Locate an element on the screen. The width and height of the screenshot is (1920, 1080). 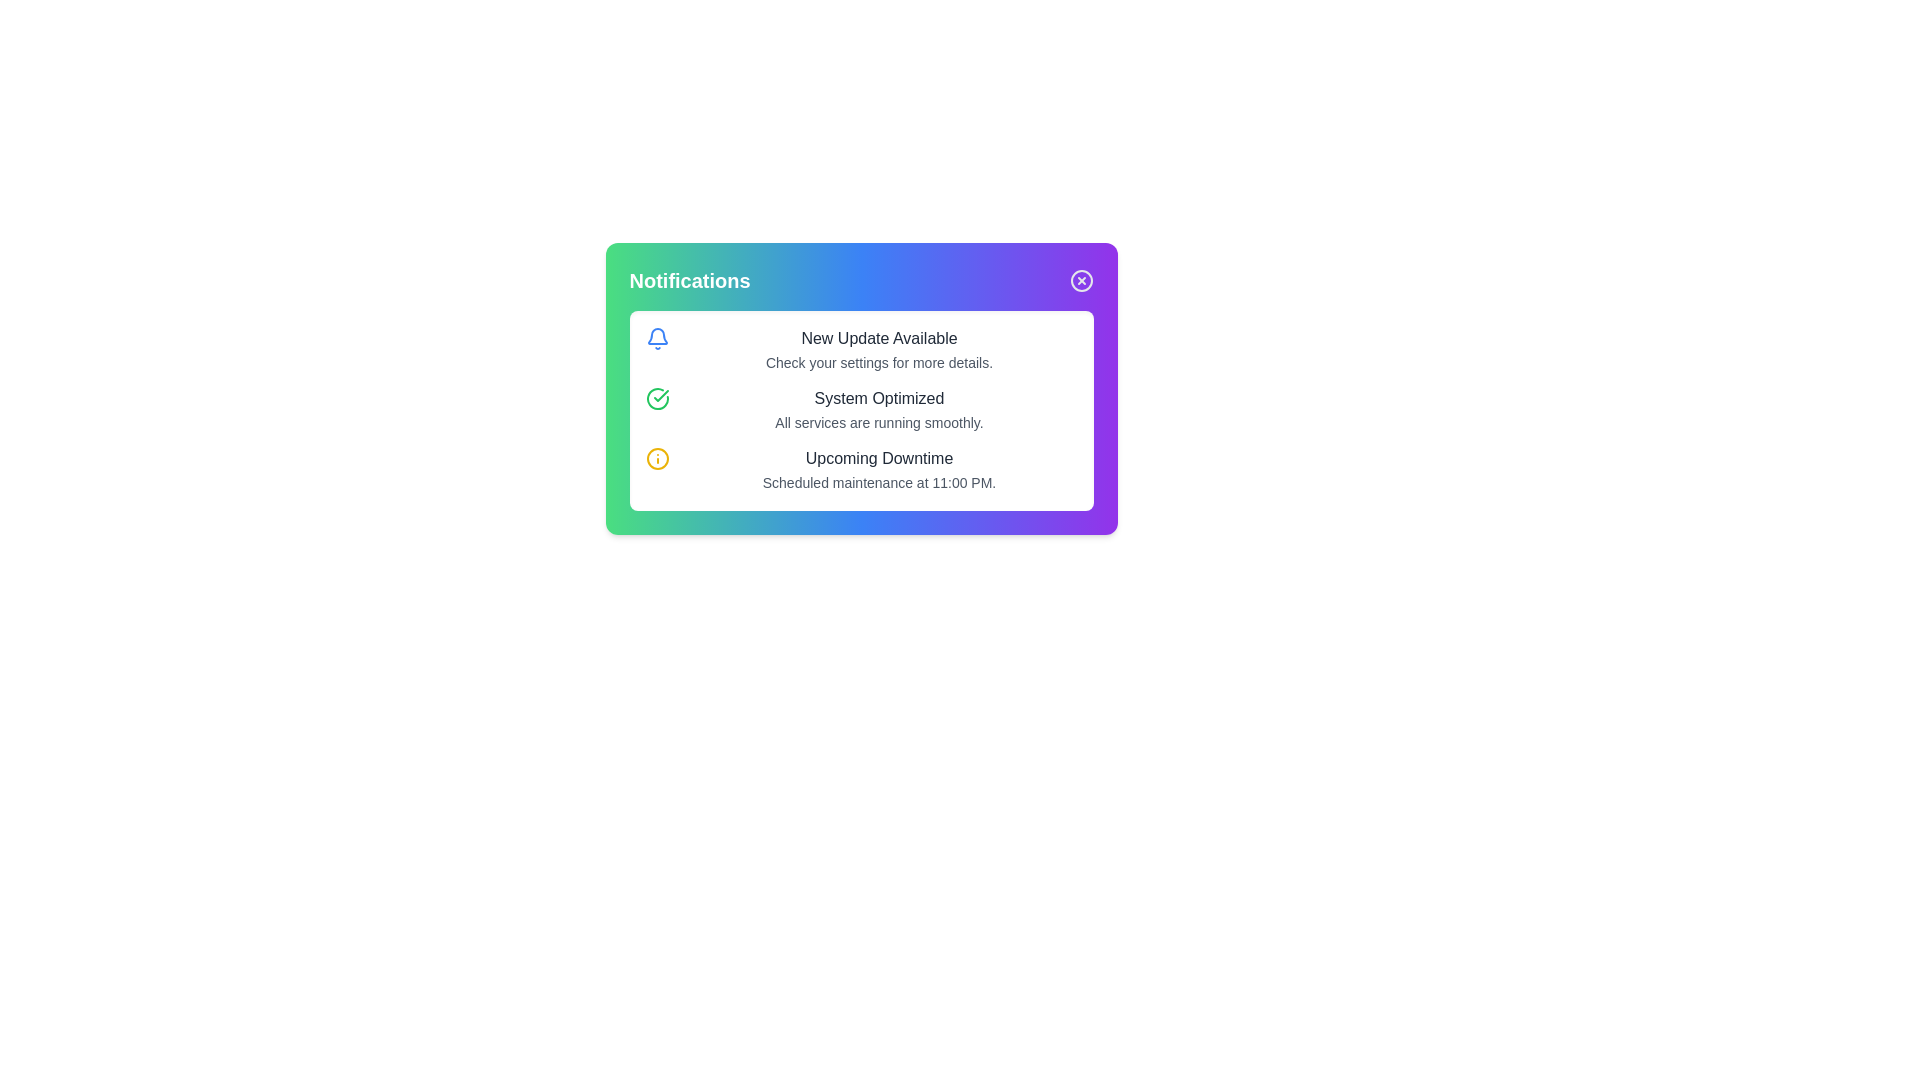
text label displaying 'New Update Available' located in the upper section of the notification card is located at coordinates (879, 338).